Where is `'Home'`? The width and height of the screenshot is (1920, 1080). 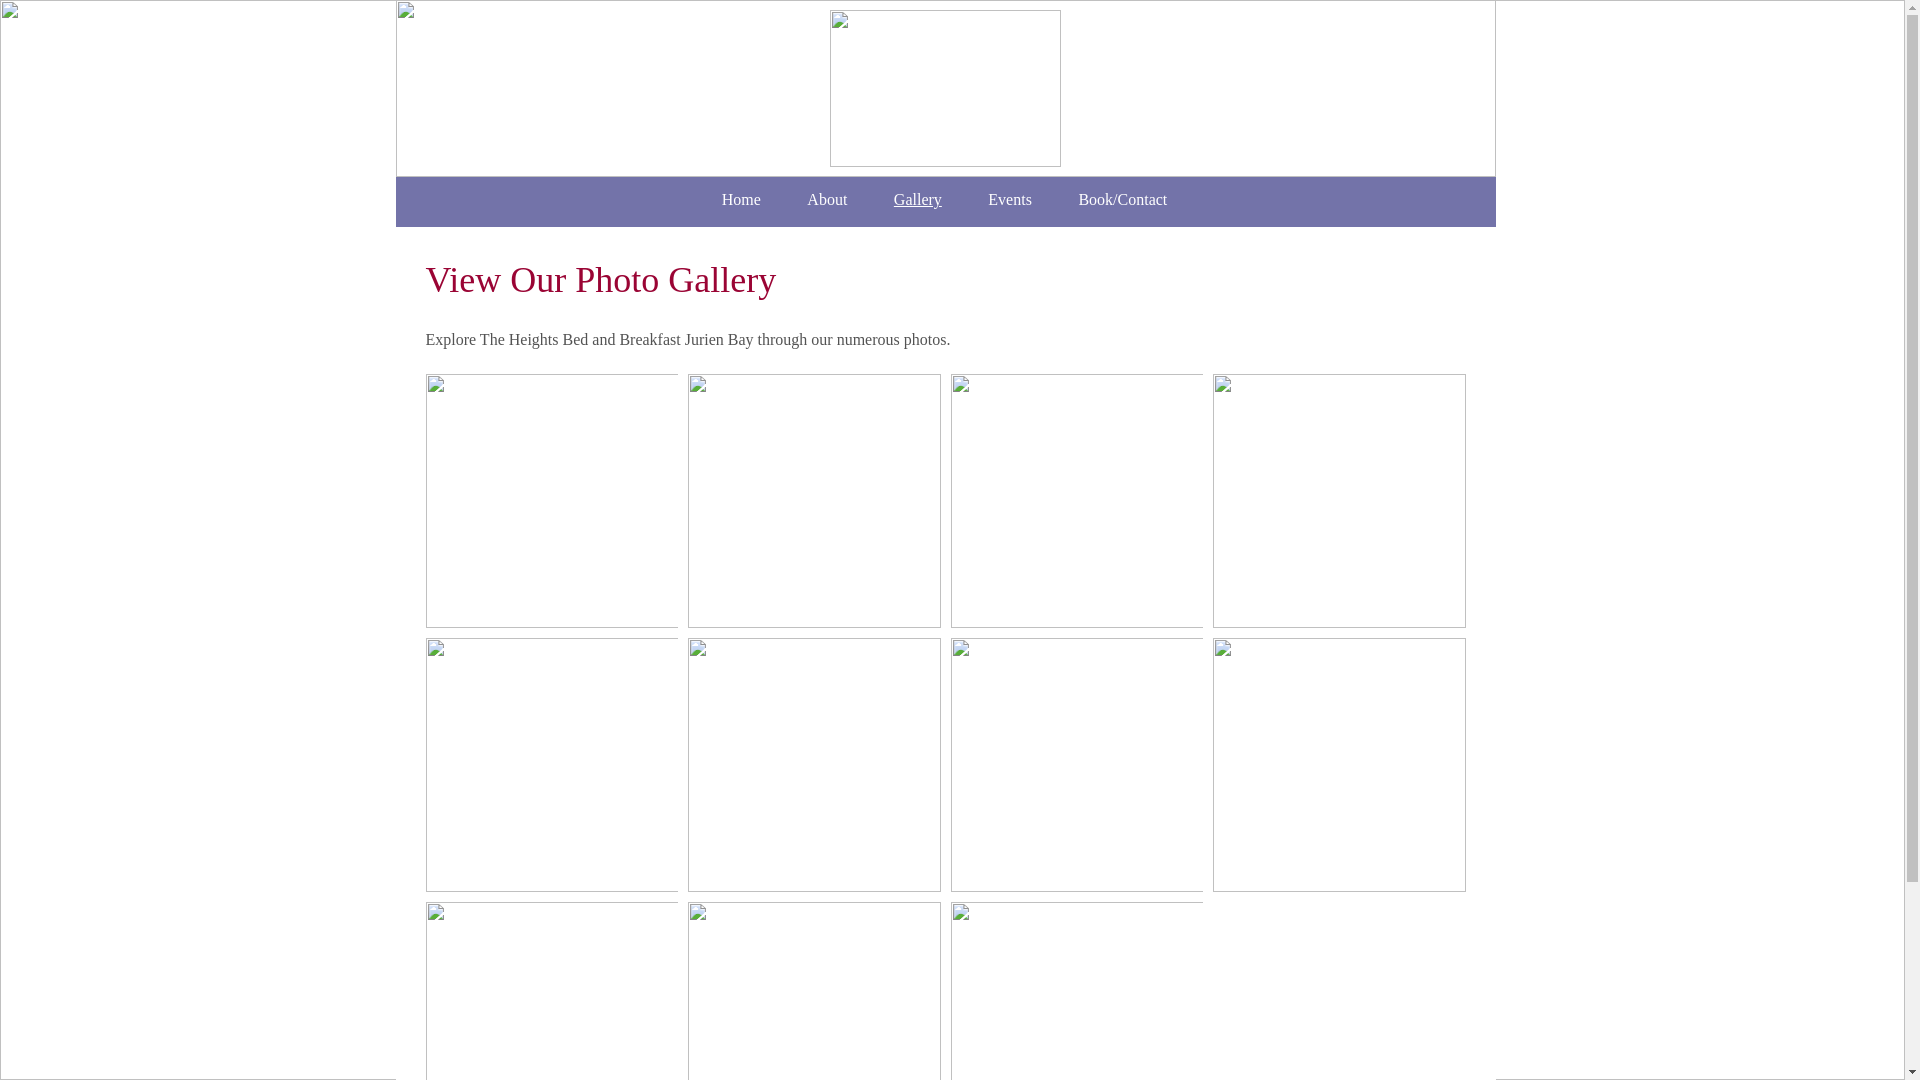
'Home' is located at coordinates (739, 200).